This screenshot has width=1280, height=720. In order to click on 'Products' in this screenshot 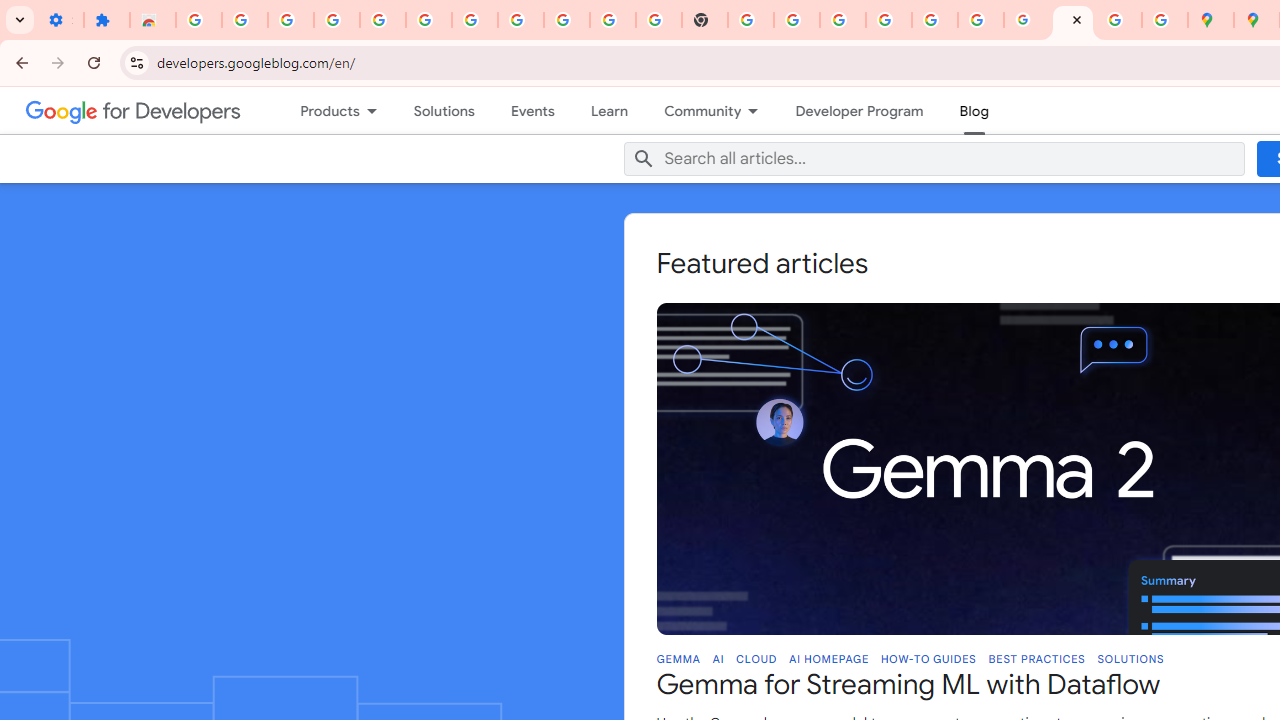, I will do `click(320, 110)`.